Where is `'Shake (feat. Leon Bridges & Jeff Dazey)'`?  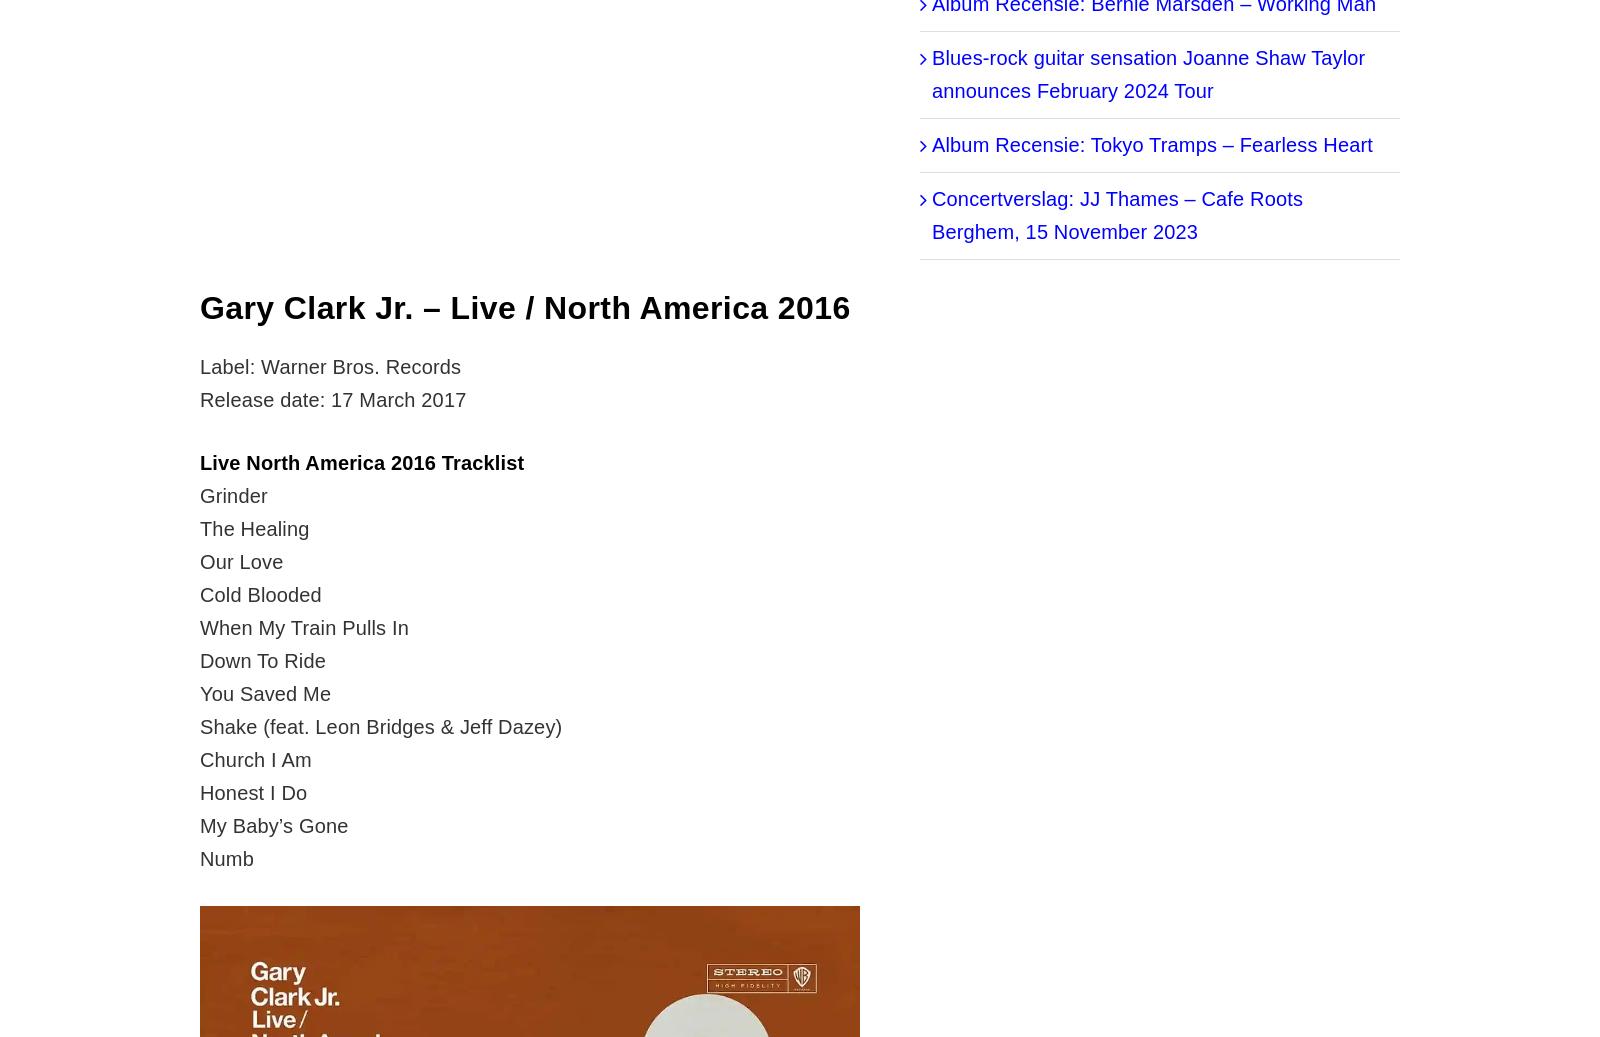
'Shake (feat. Leon Bridges & Jeff Dazey)' is located at coordinates (380, 727).